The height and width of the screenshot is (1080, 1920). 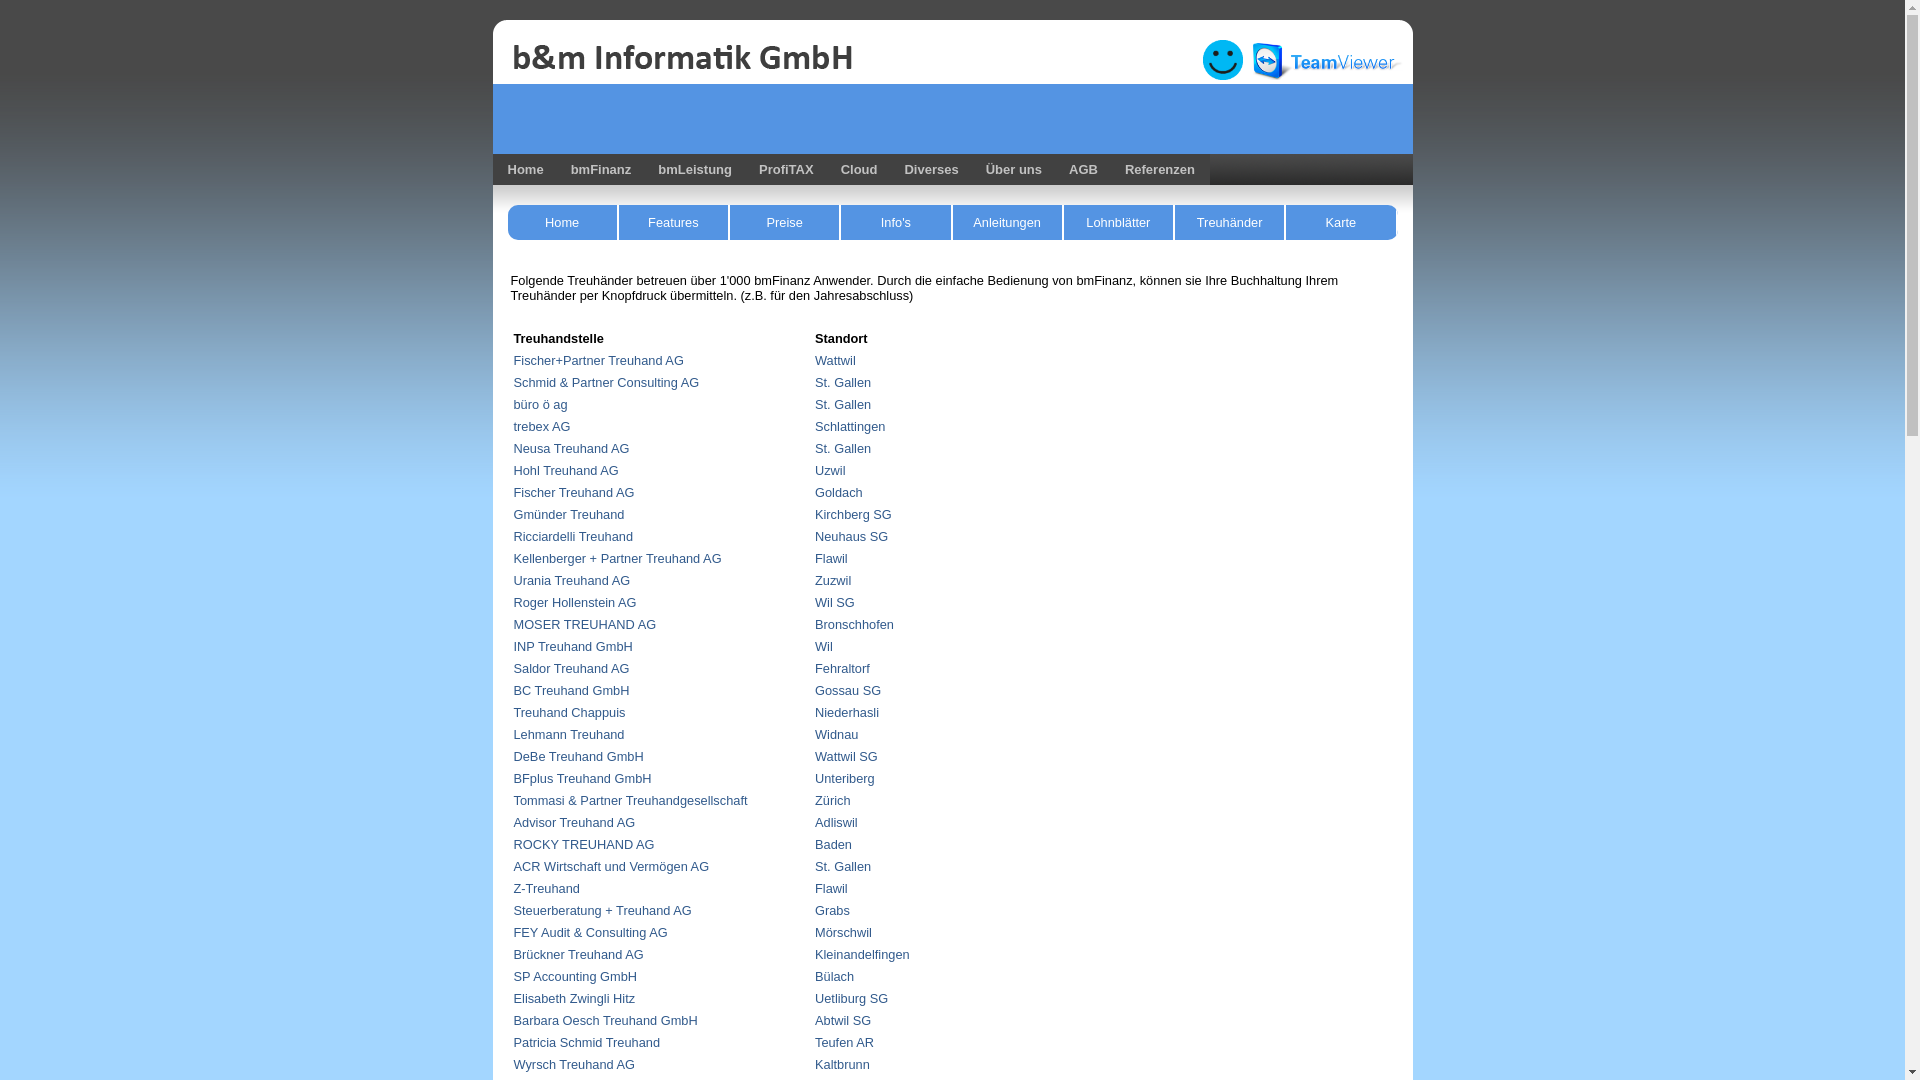 What do you see at coordinates (832, 910) in the screenshot?
I see `'Grabs'` at bounding box center [832, 910].